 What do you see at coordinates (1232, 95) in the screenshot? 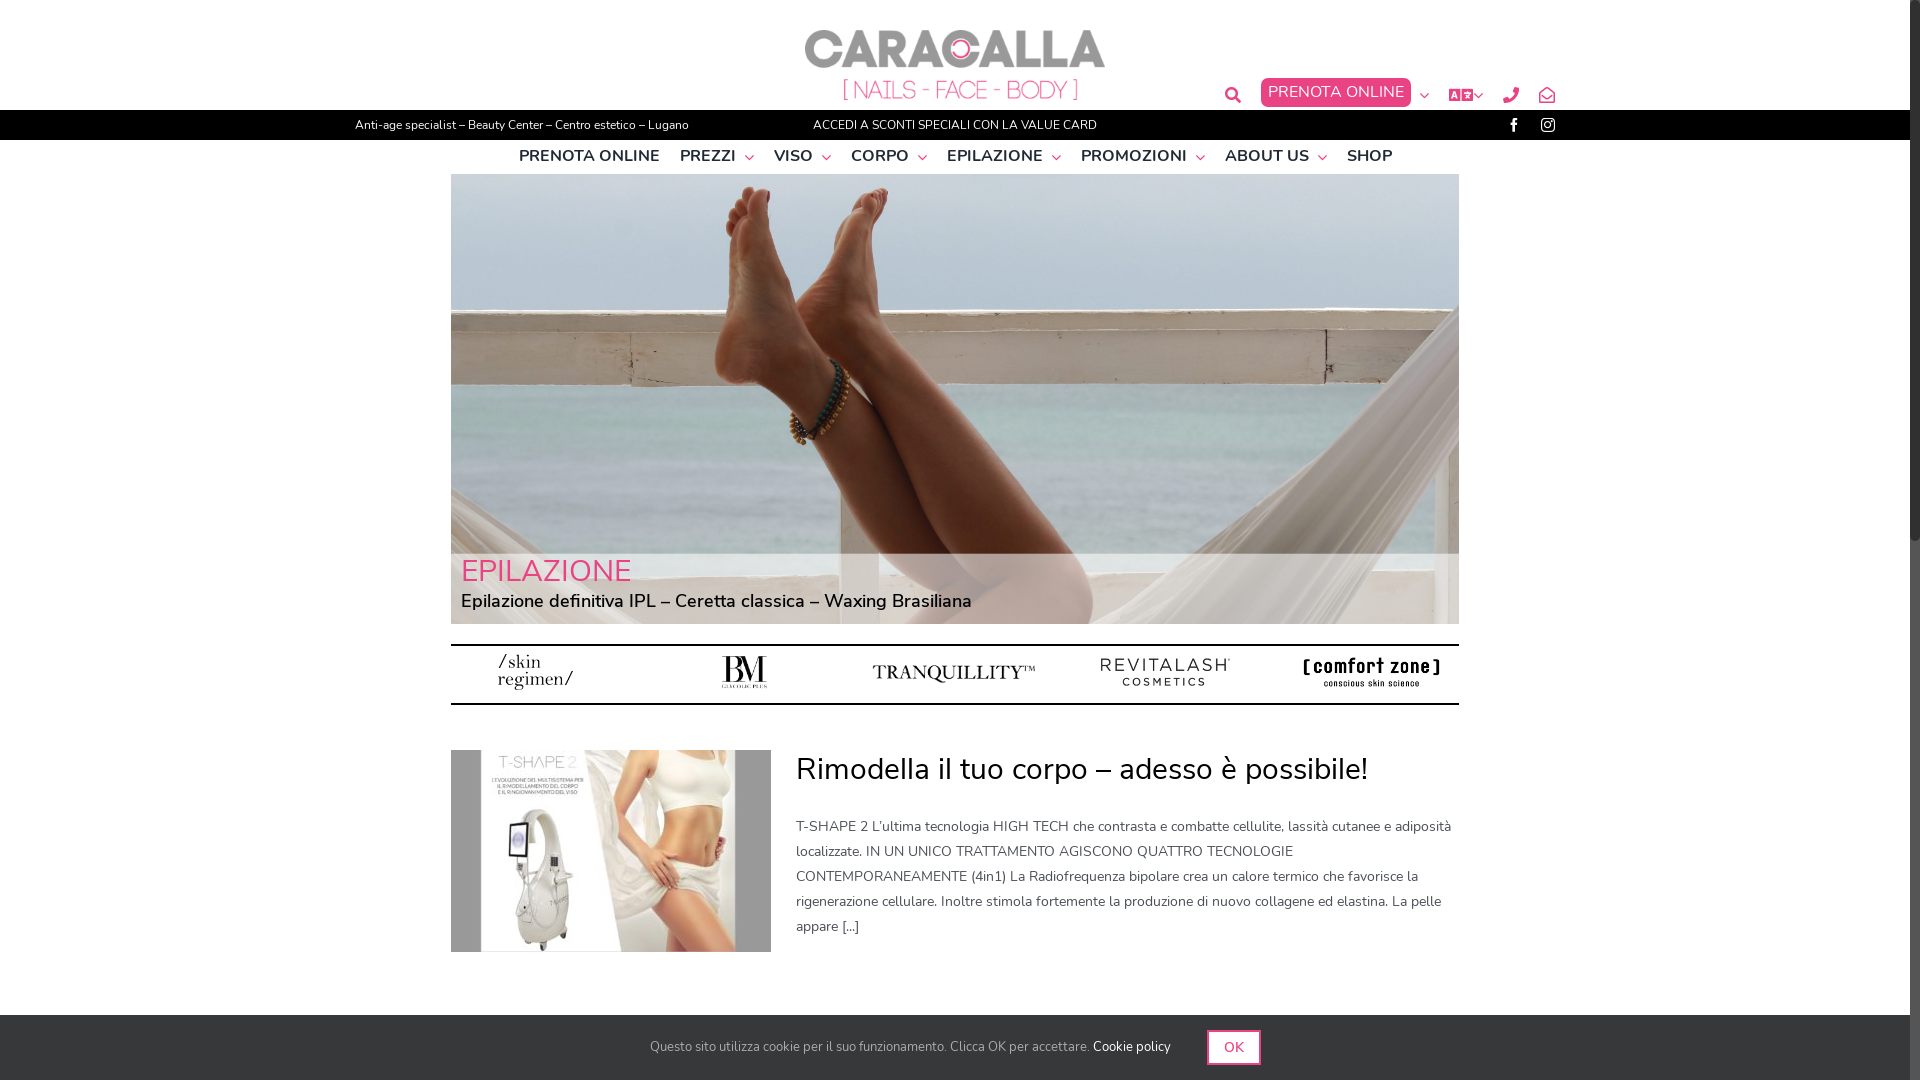
I see `'CERCA'` at bounding box center [1232, 95].